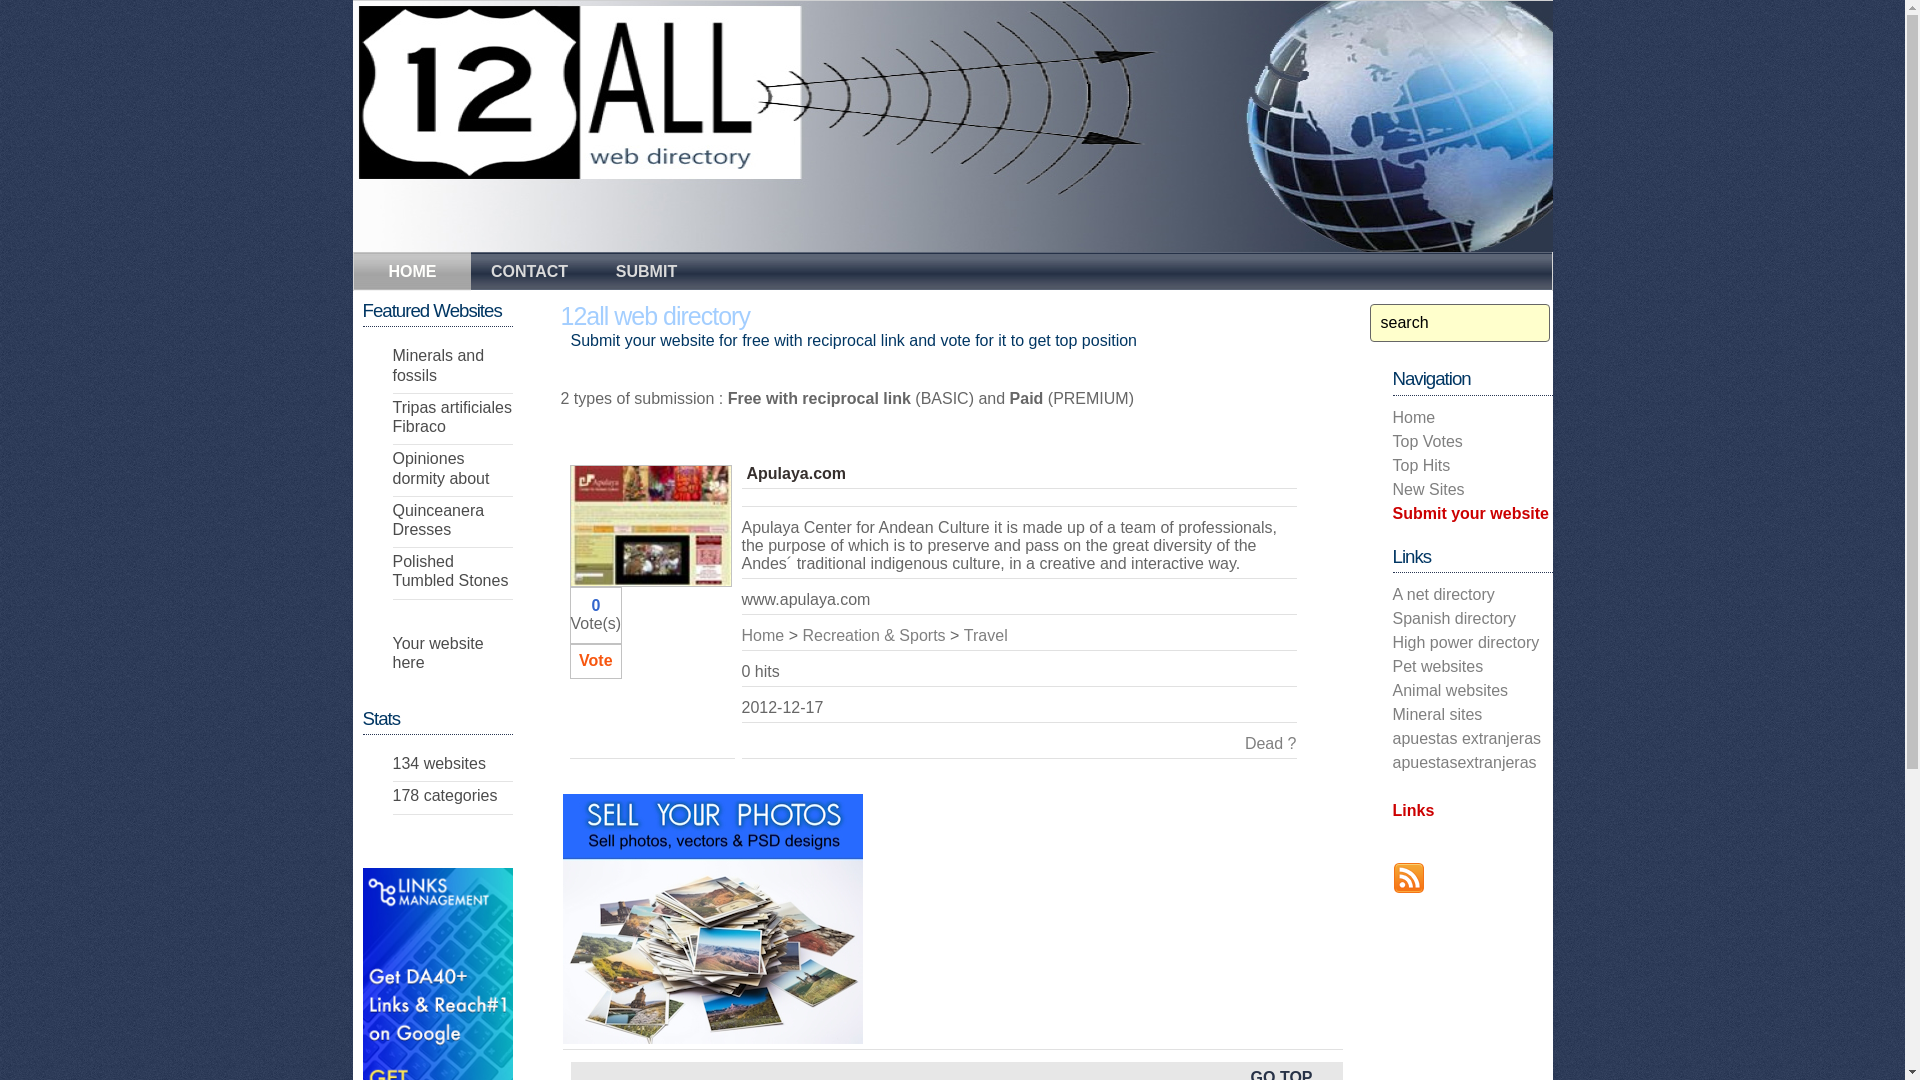 This screenshot has width=1920, height=1080. What do you see at coordinates (1435, 713) in the screenshot?
I see `'Mineral sites'` at bounding box center [1435, 713].